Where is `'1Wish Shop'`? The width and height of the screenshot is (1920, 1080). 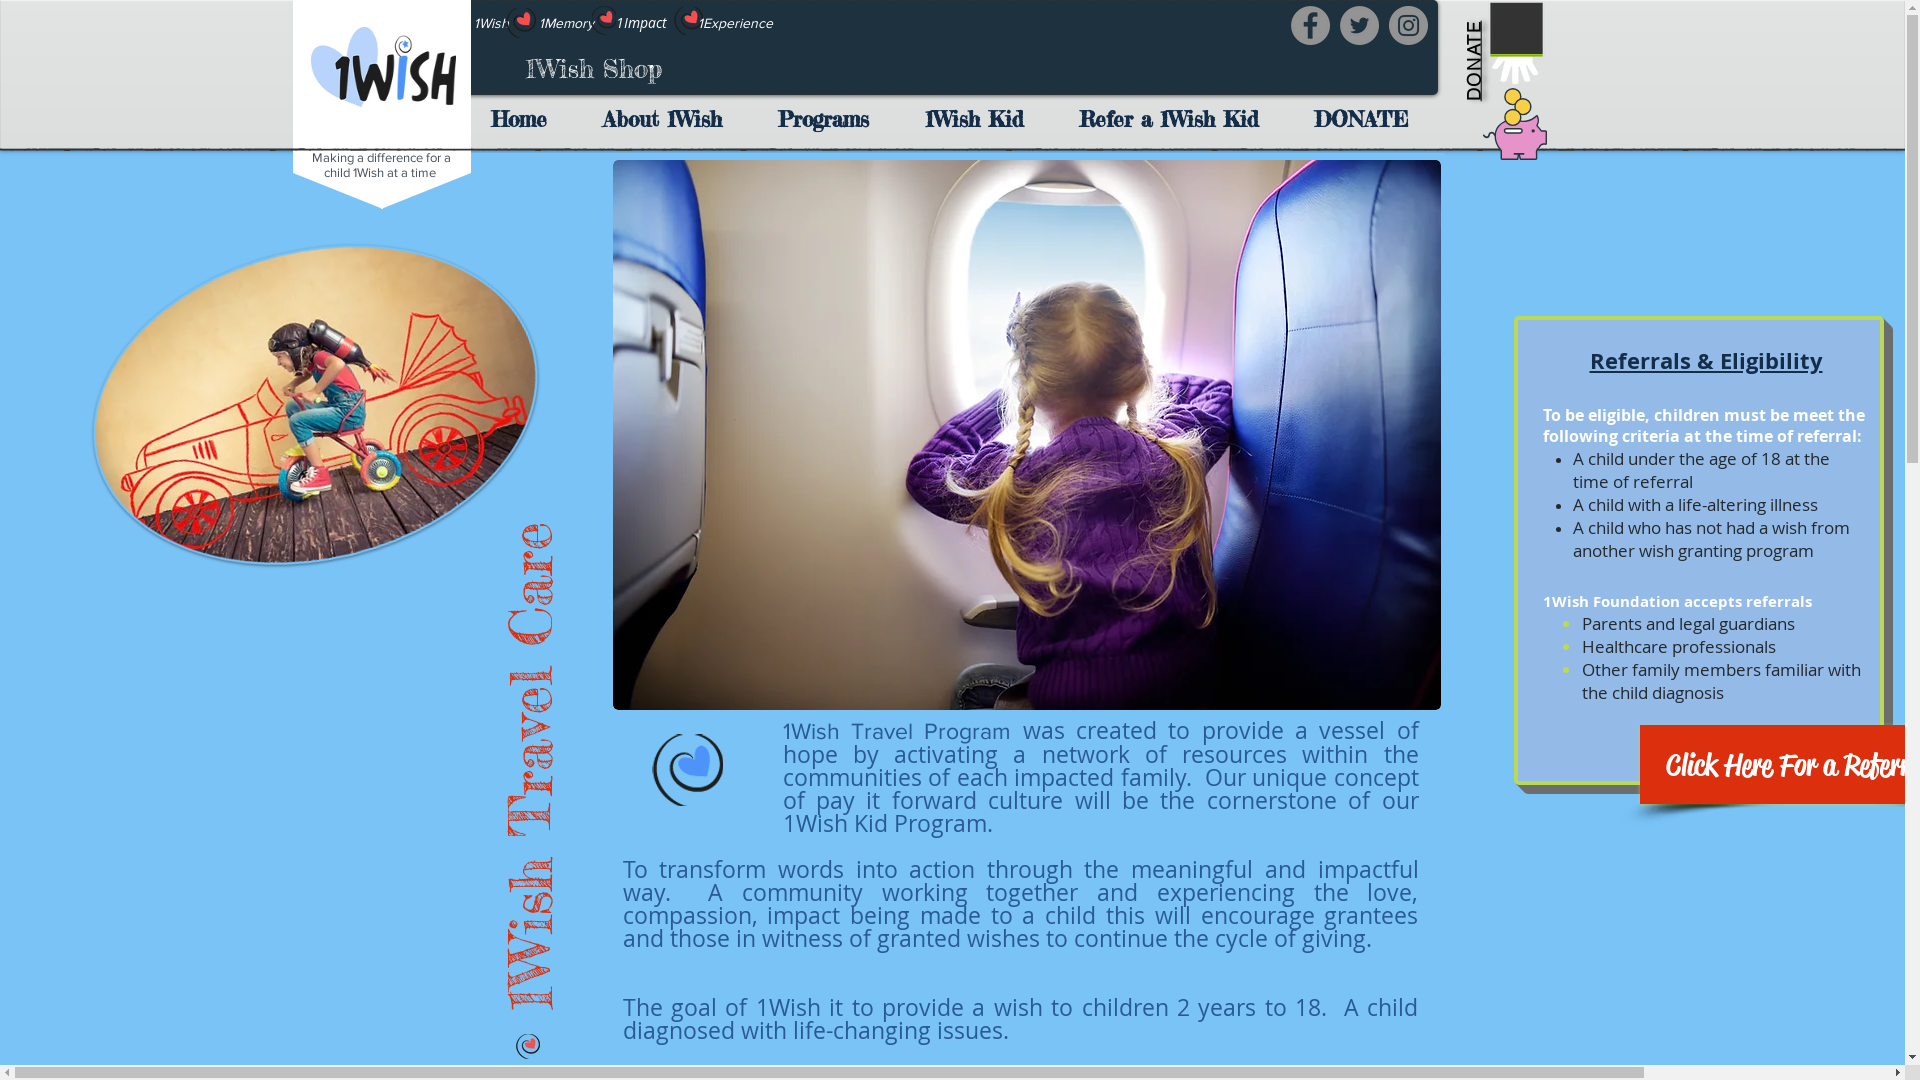 '1Wish Shop' is located at coordinates (522, 68).